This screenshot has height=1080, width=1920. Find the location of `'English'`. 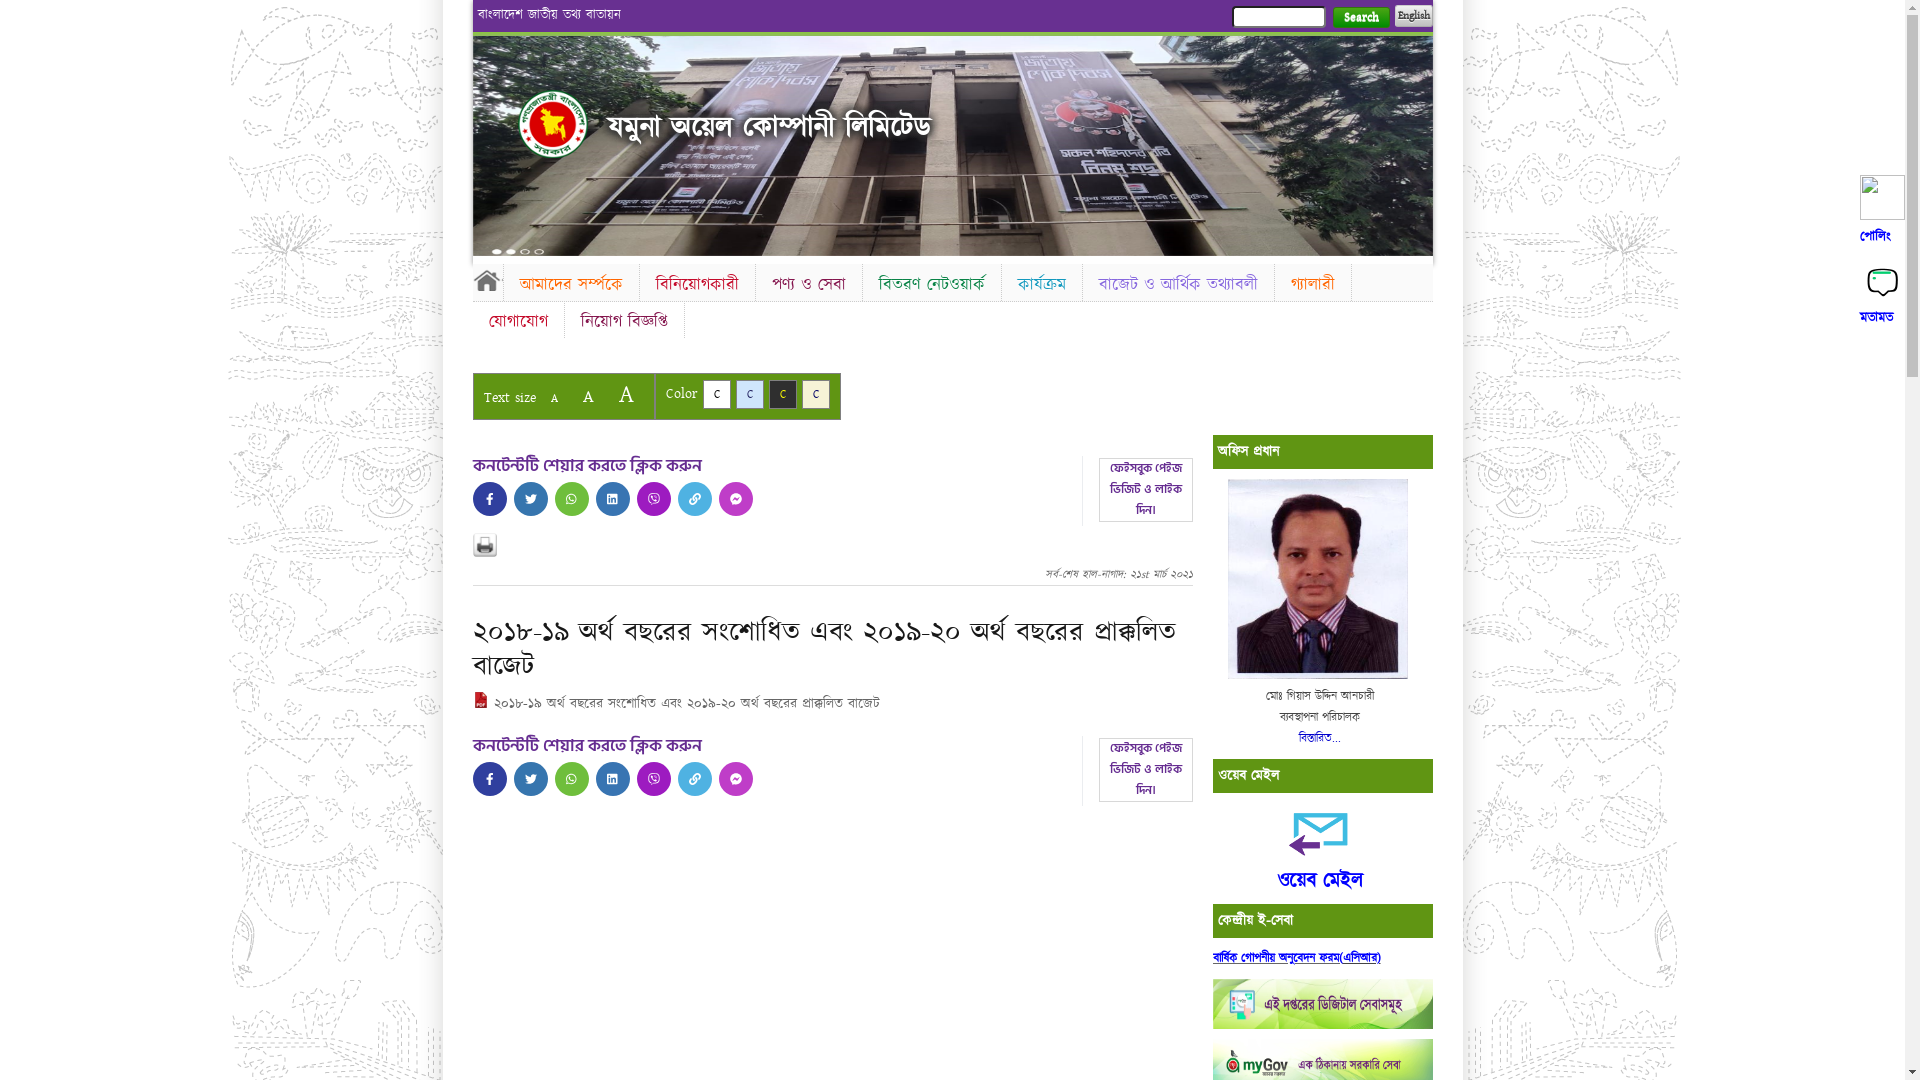

'English' is located at coordinates (1411, 15).